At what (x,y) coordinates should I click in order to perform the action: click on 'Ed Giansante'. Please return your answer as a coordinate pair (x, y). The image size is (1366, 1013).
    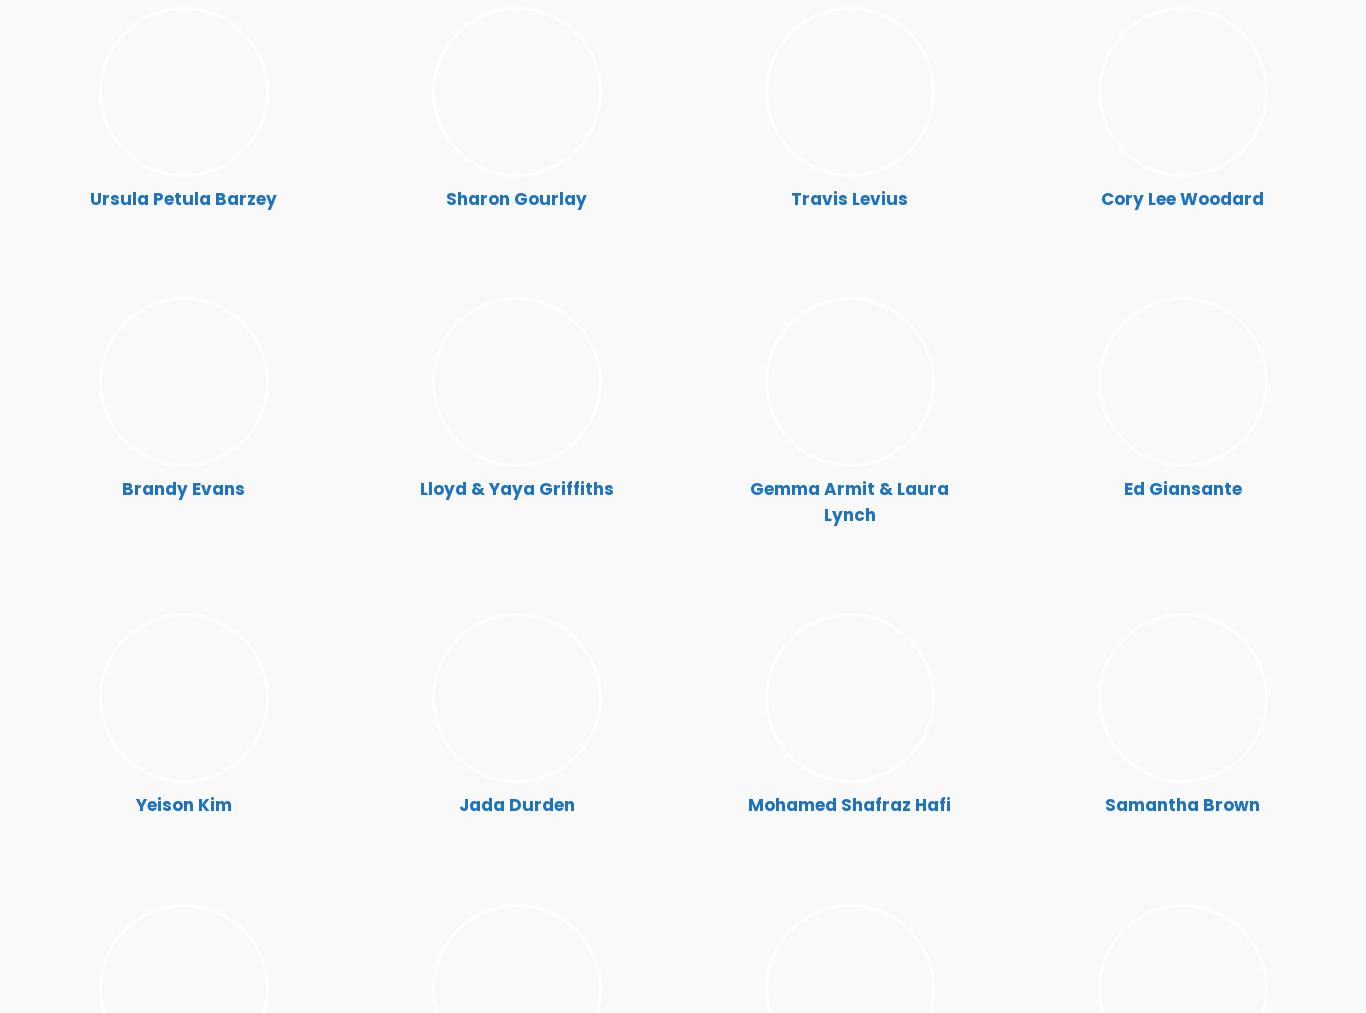
    Looking at the image, I should click on (1181, 487).